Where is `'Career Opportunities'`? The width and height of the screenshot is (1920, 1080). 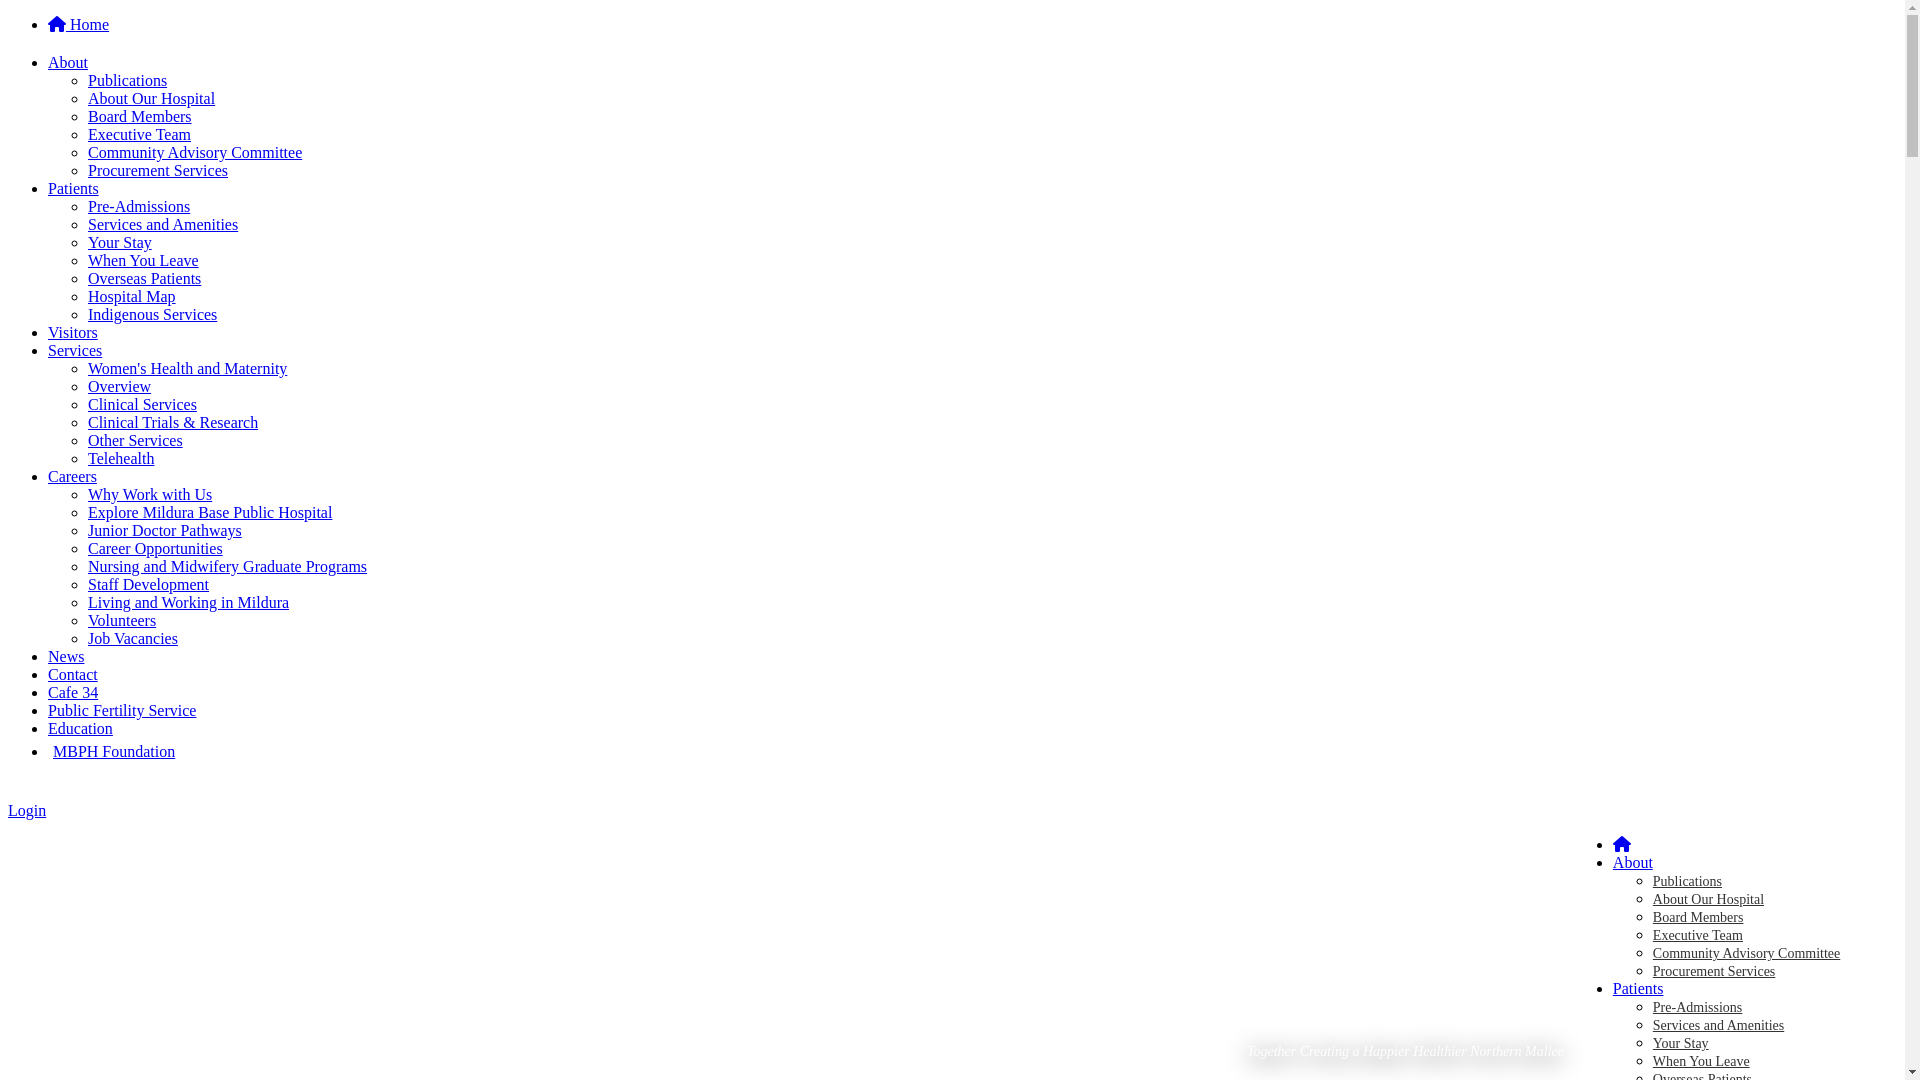 'Career Opportunities' is located at coordinates (154, 548).